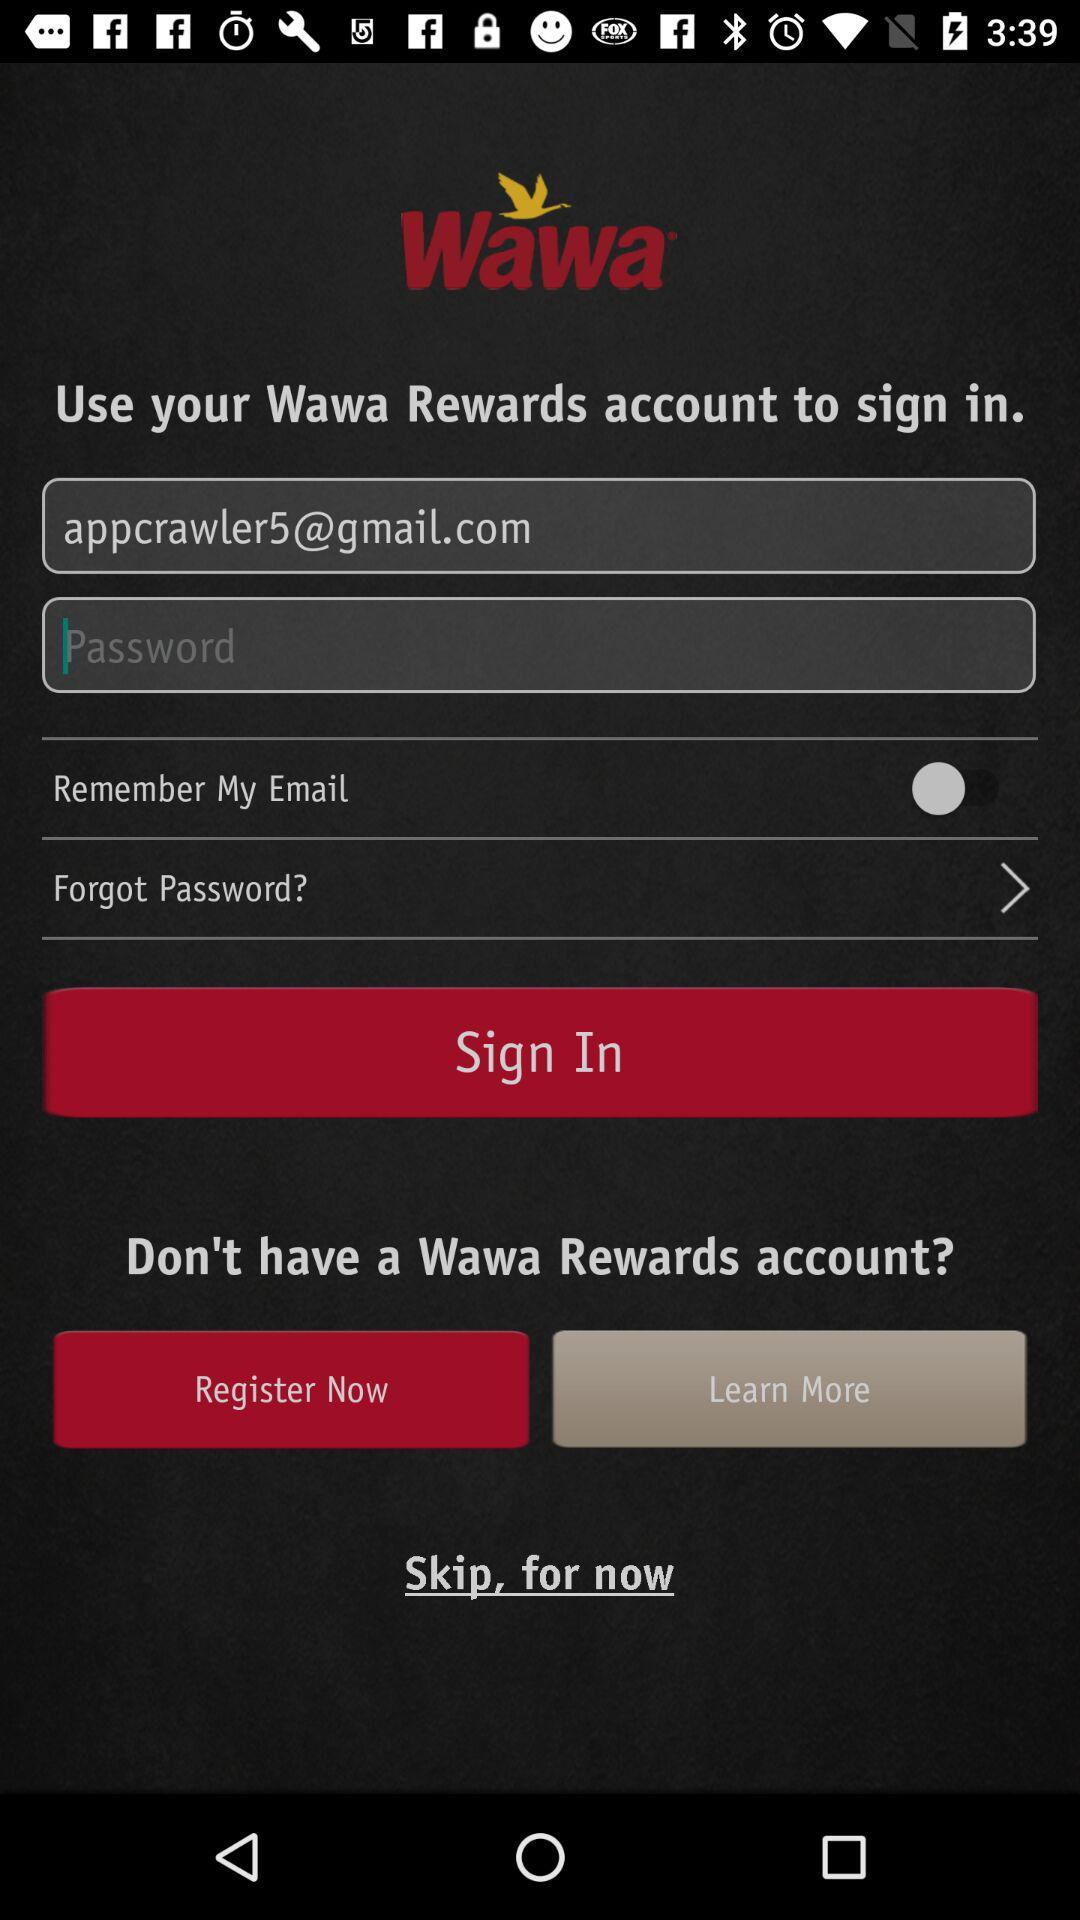  What do you see at coordinates (538, 1572) in the screenshot?
I see `the text which says skipfor now which is at the bottom` at bounding box center [538, 1572].